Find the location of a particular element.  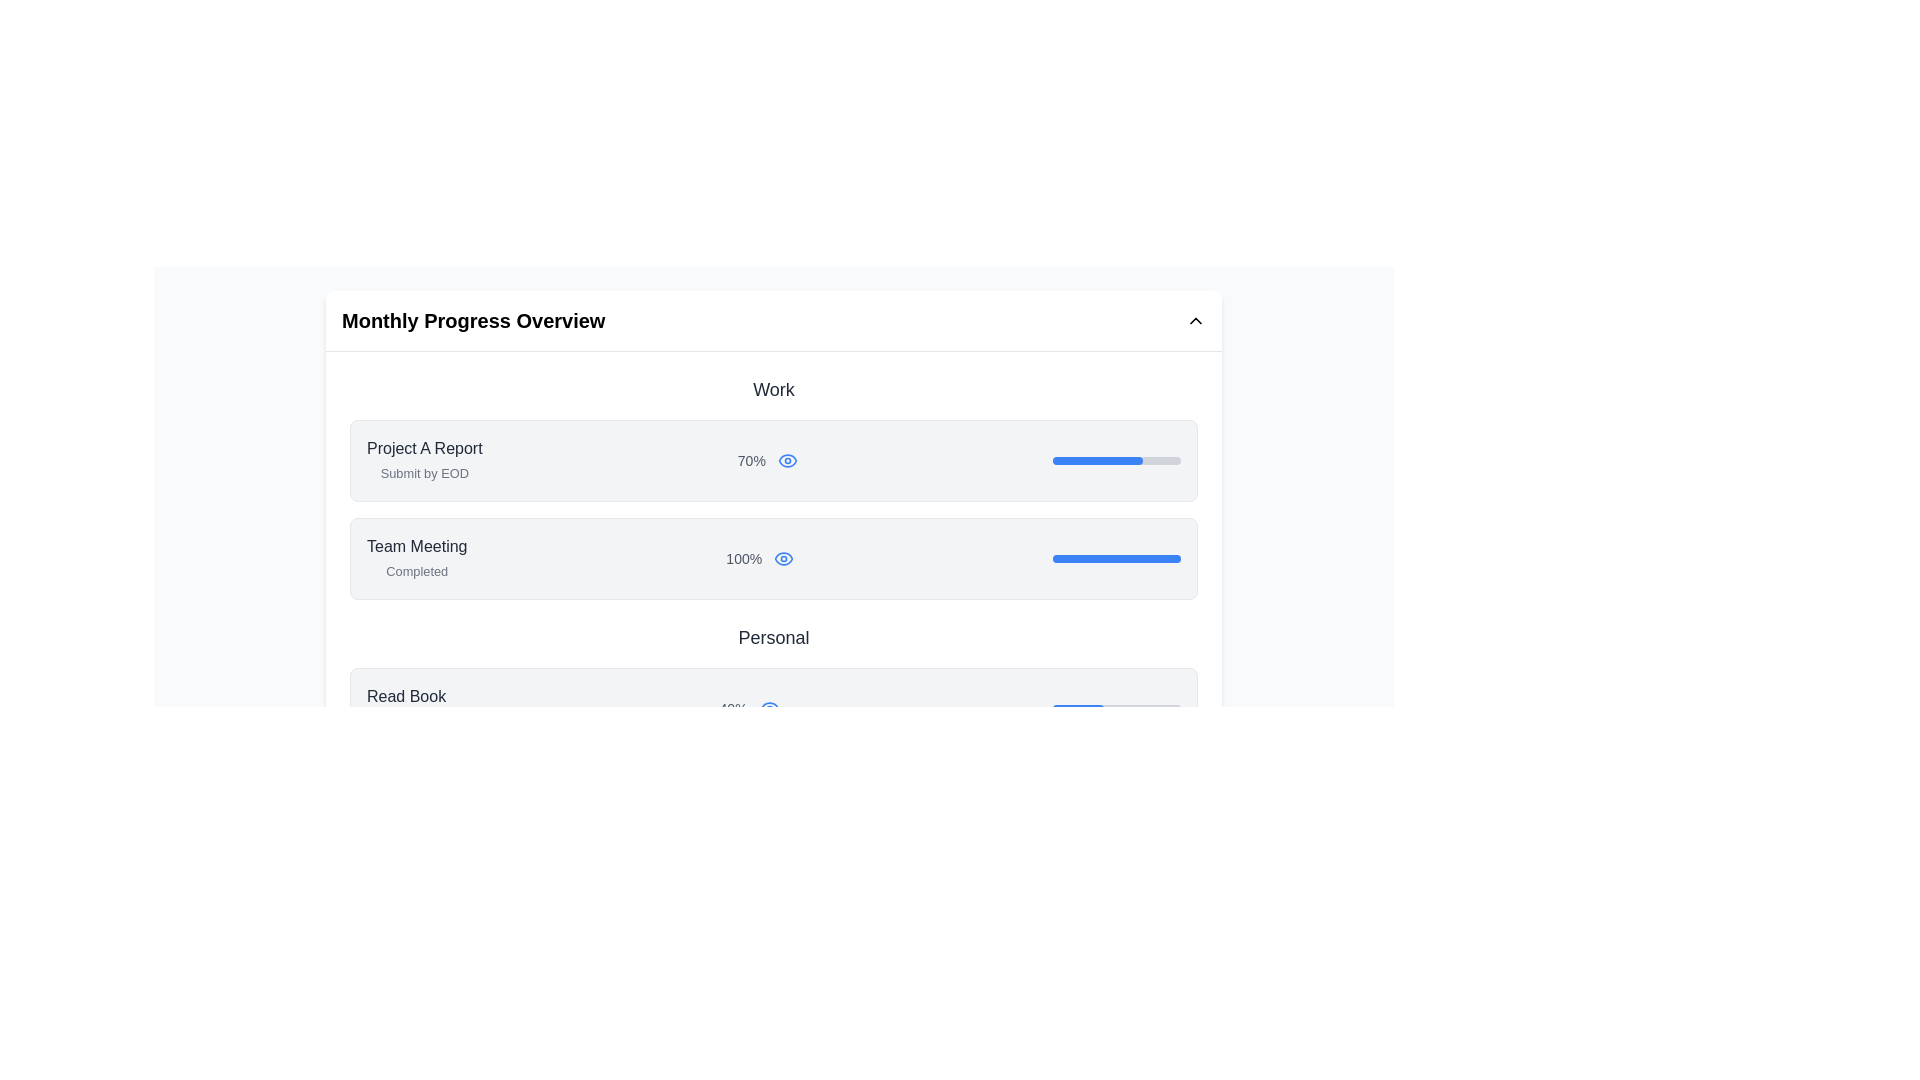

the Text Label indicating the title or status of an activity in the 'Personal' section, located at the top of the third panel is located at coordinates (405, 696).